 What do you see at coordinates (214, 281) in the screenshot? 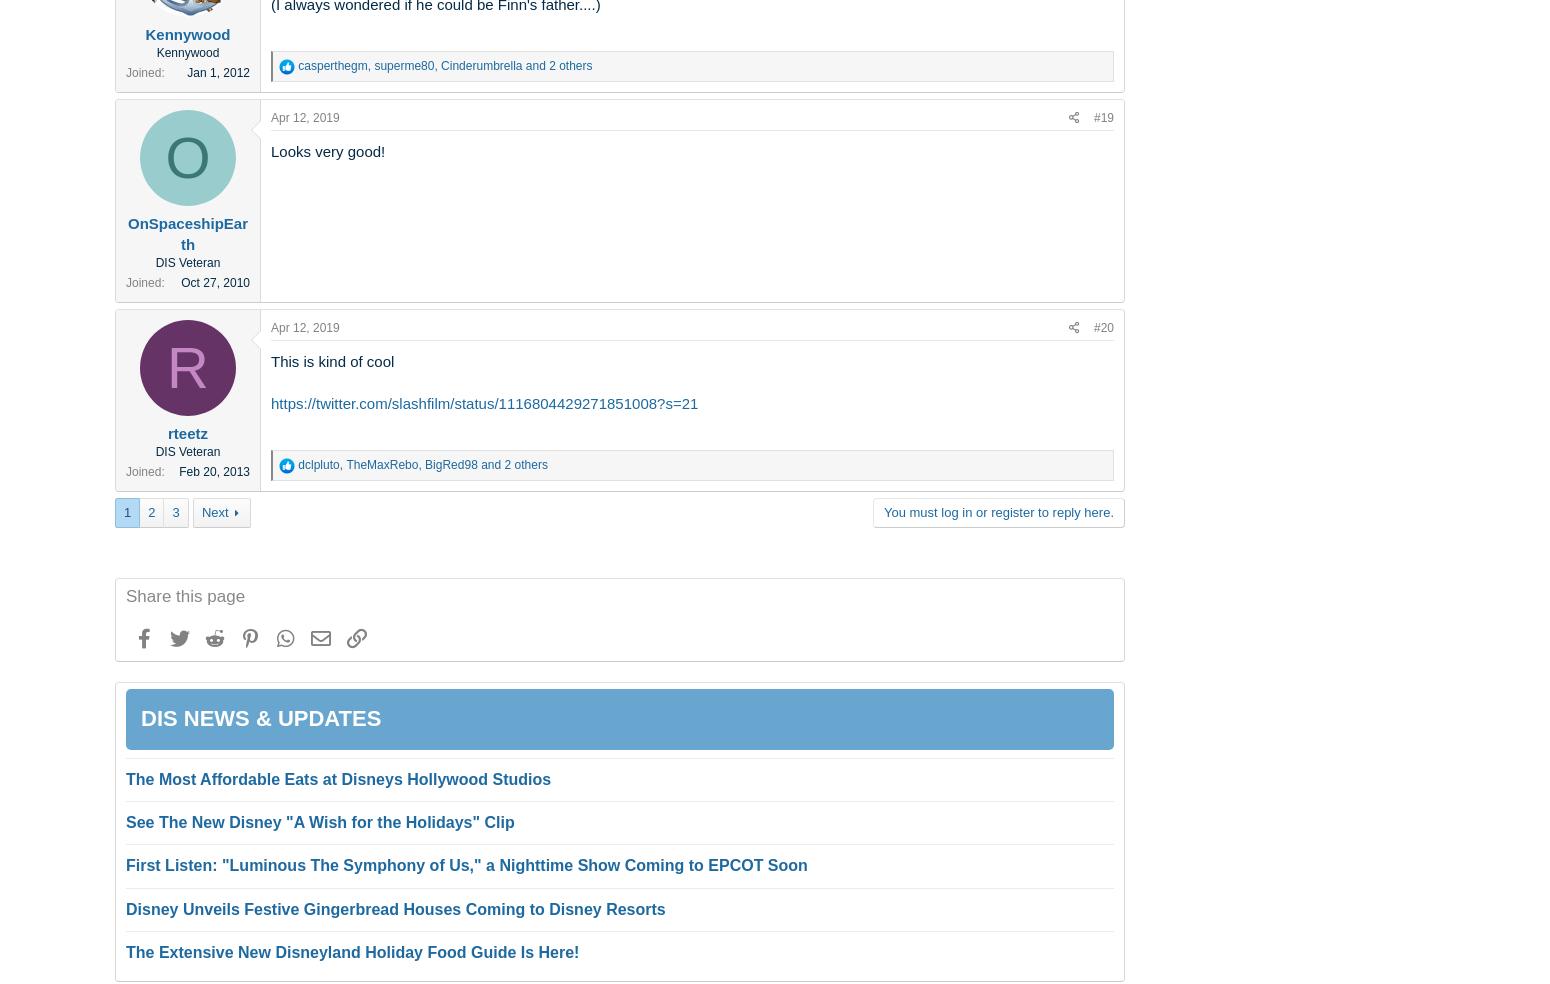
I see `'Oct 27, 2010'` at bounding box center [214, 281].